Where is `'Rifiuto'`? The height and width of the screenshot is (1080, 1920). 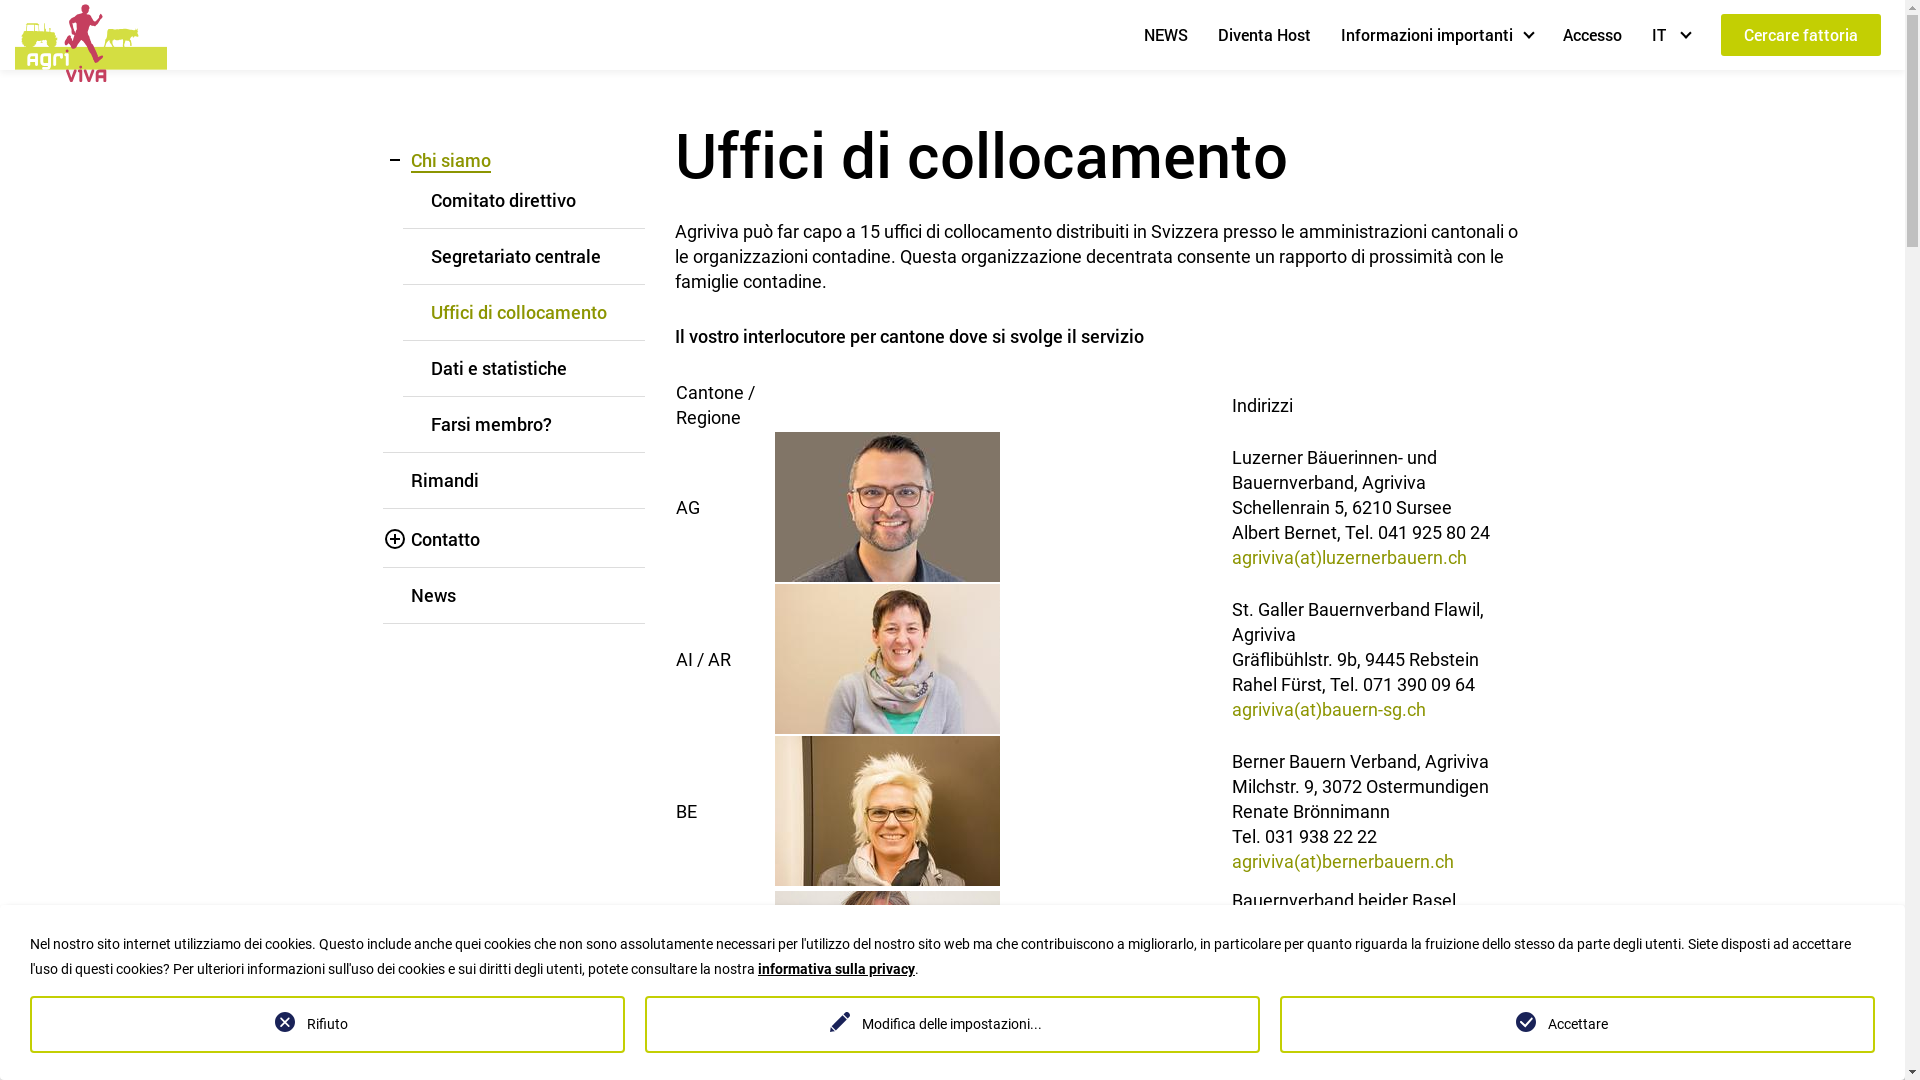 'Rifiuto' is located at coordinates (327, 1024).